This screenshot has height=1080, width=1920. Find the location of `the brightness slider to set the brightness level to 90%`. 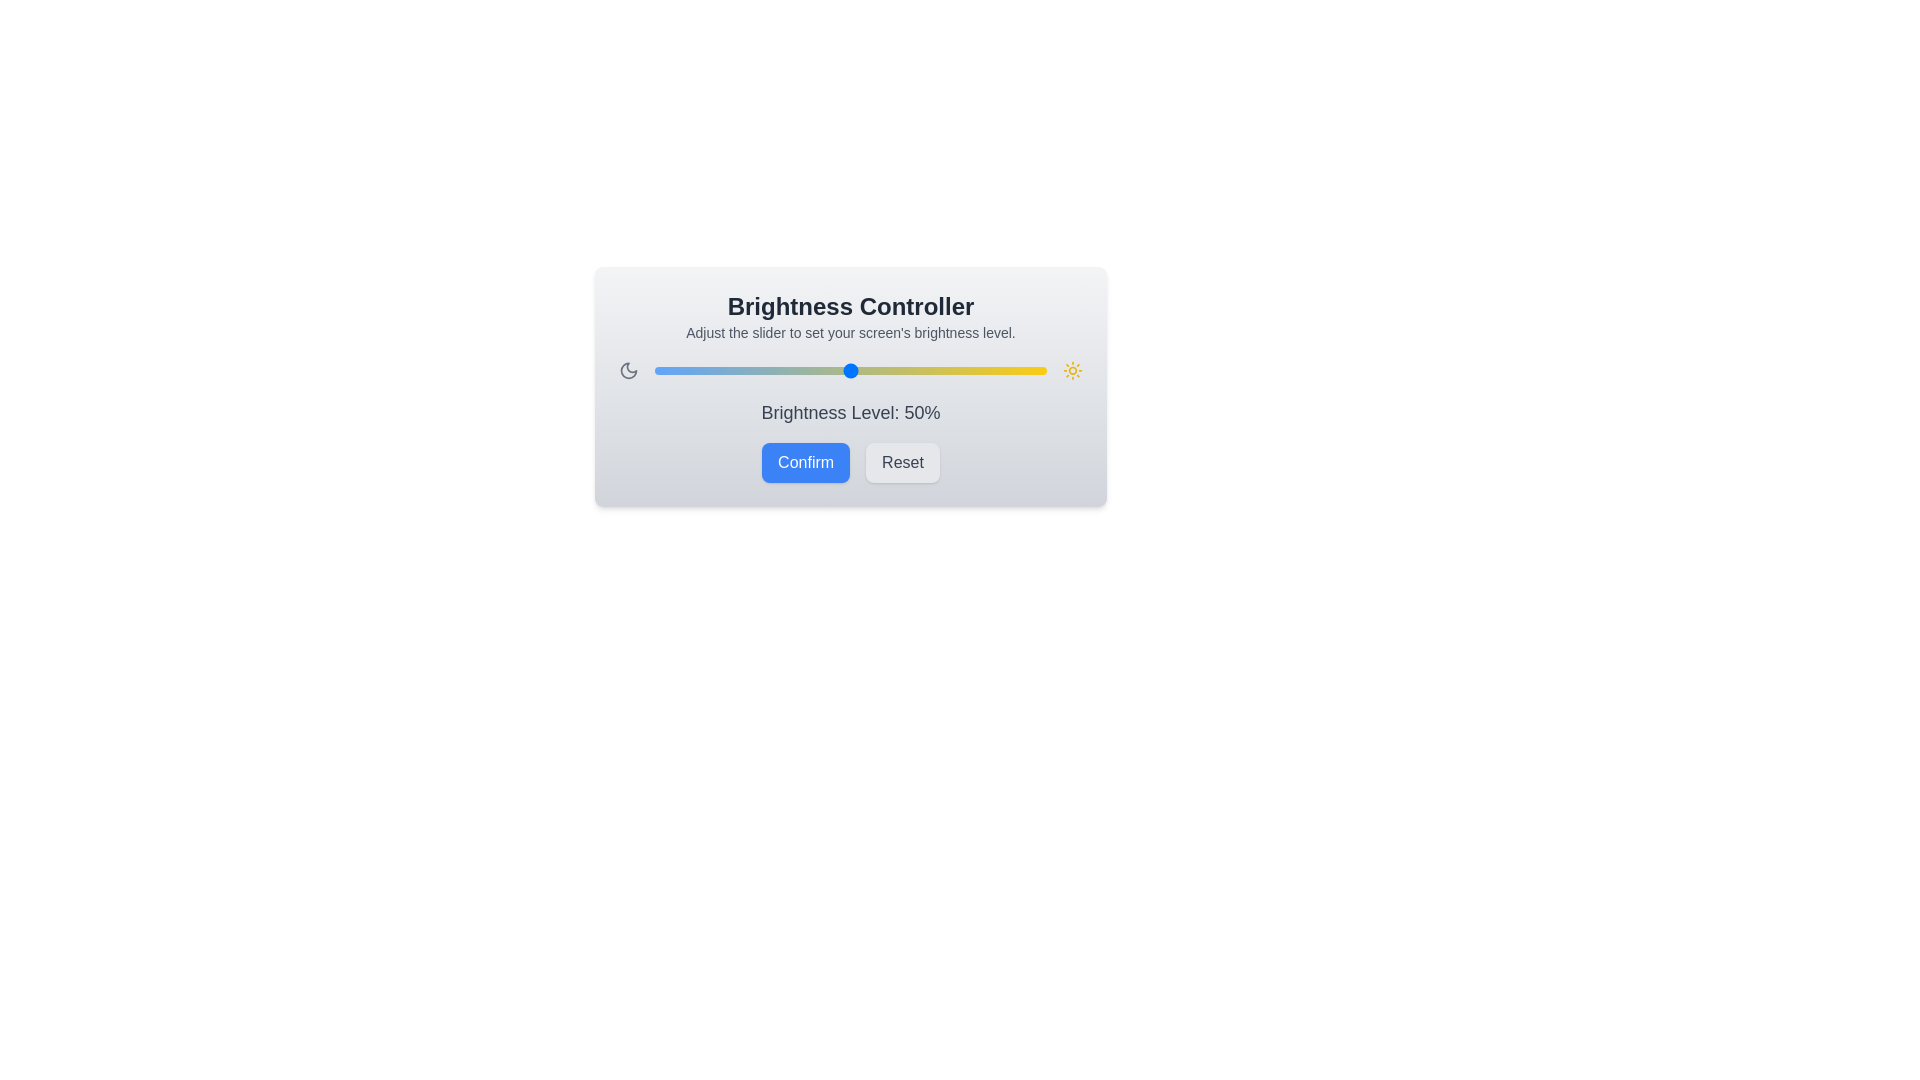

the brightness slider to set the brightness level to 90% is located at coordinates (1007, 370).